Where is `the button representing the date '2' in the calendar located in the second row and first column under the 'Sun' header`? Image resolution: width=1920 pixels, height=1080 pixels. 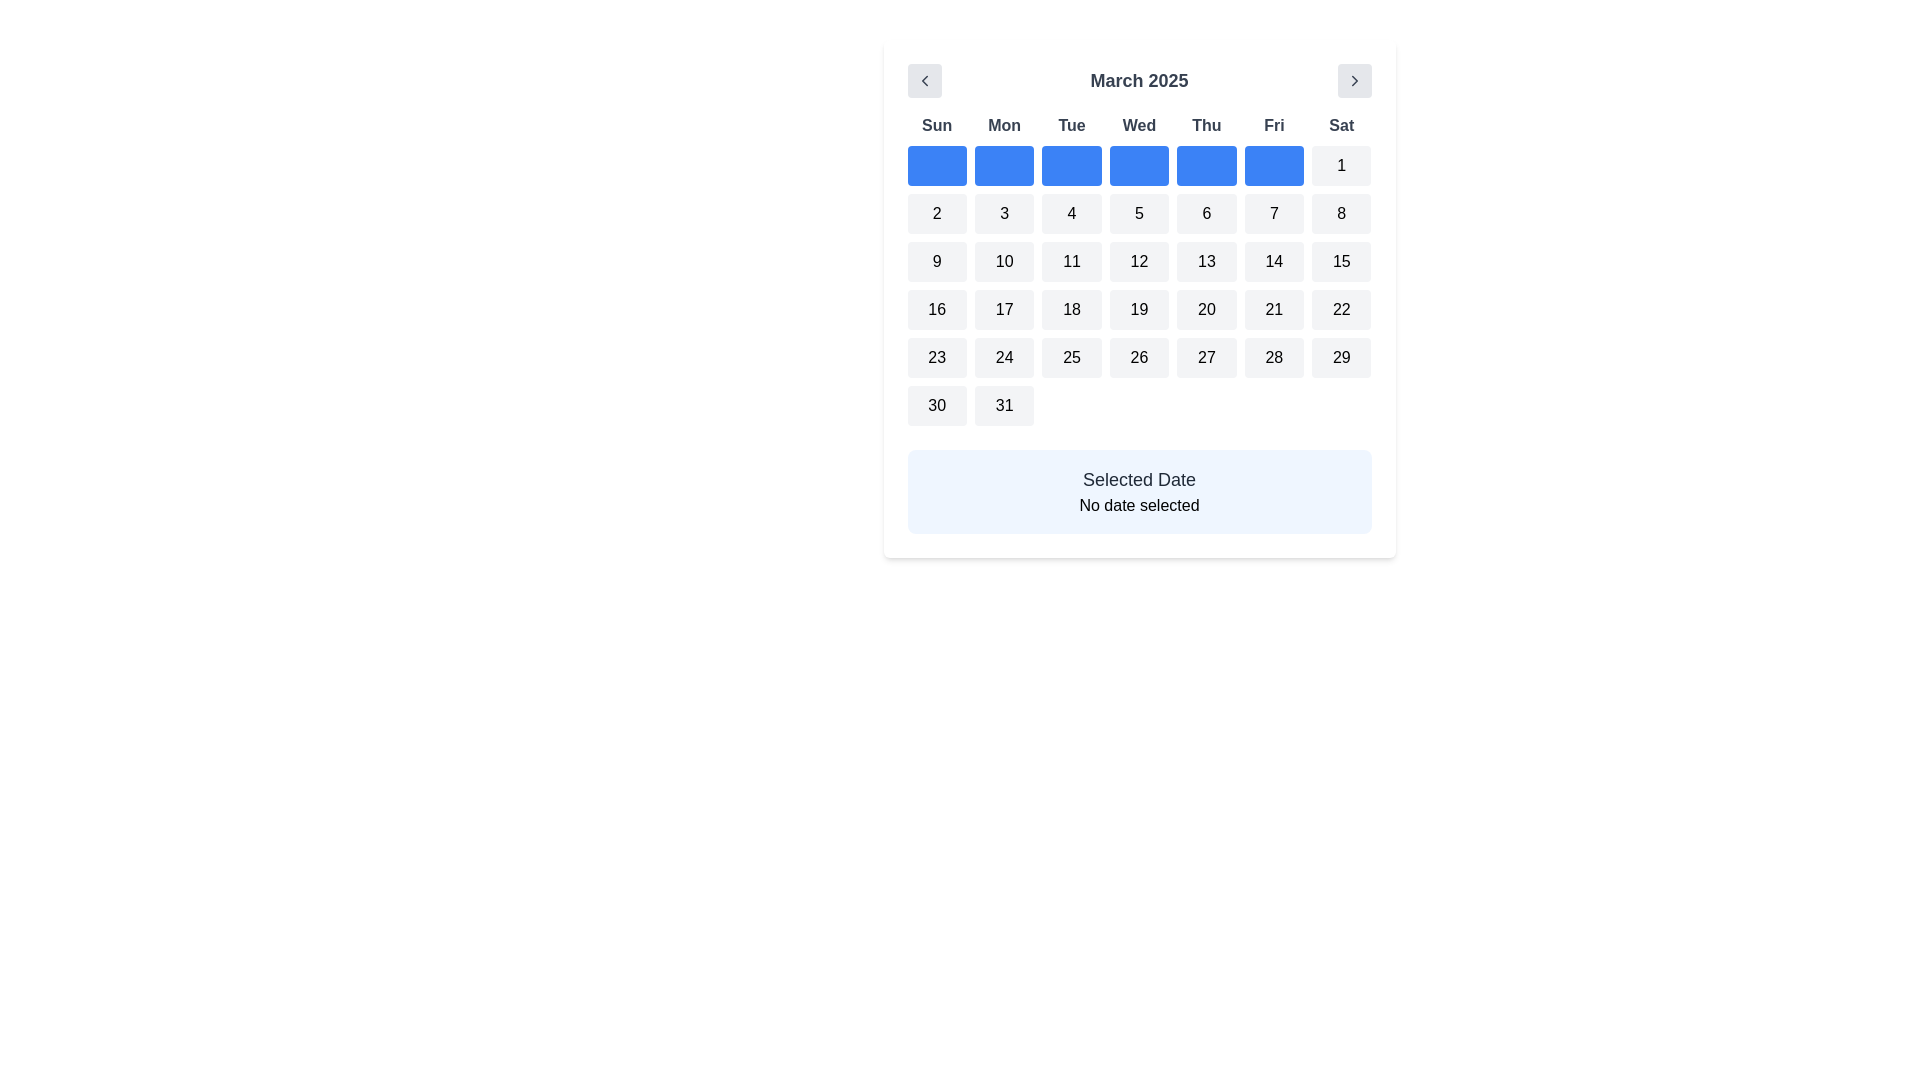
the button representing the date '2' in the calendar located in the second row and first column under the 'Sun' header is located at coordinates (936, 213).